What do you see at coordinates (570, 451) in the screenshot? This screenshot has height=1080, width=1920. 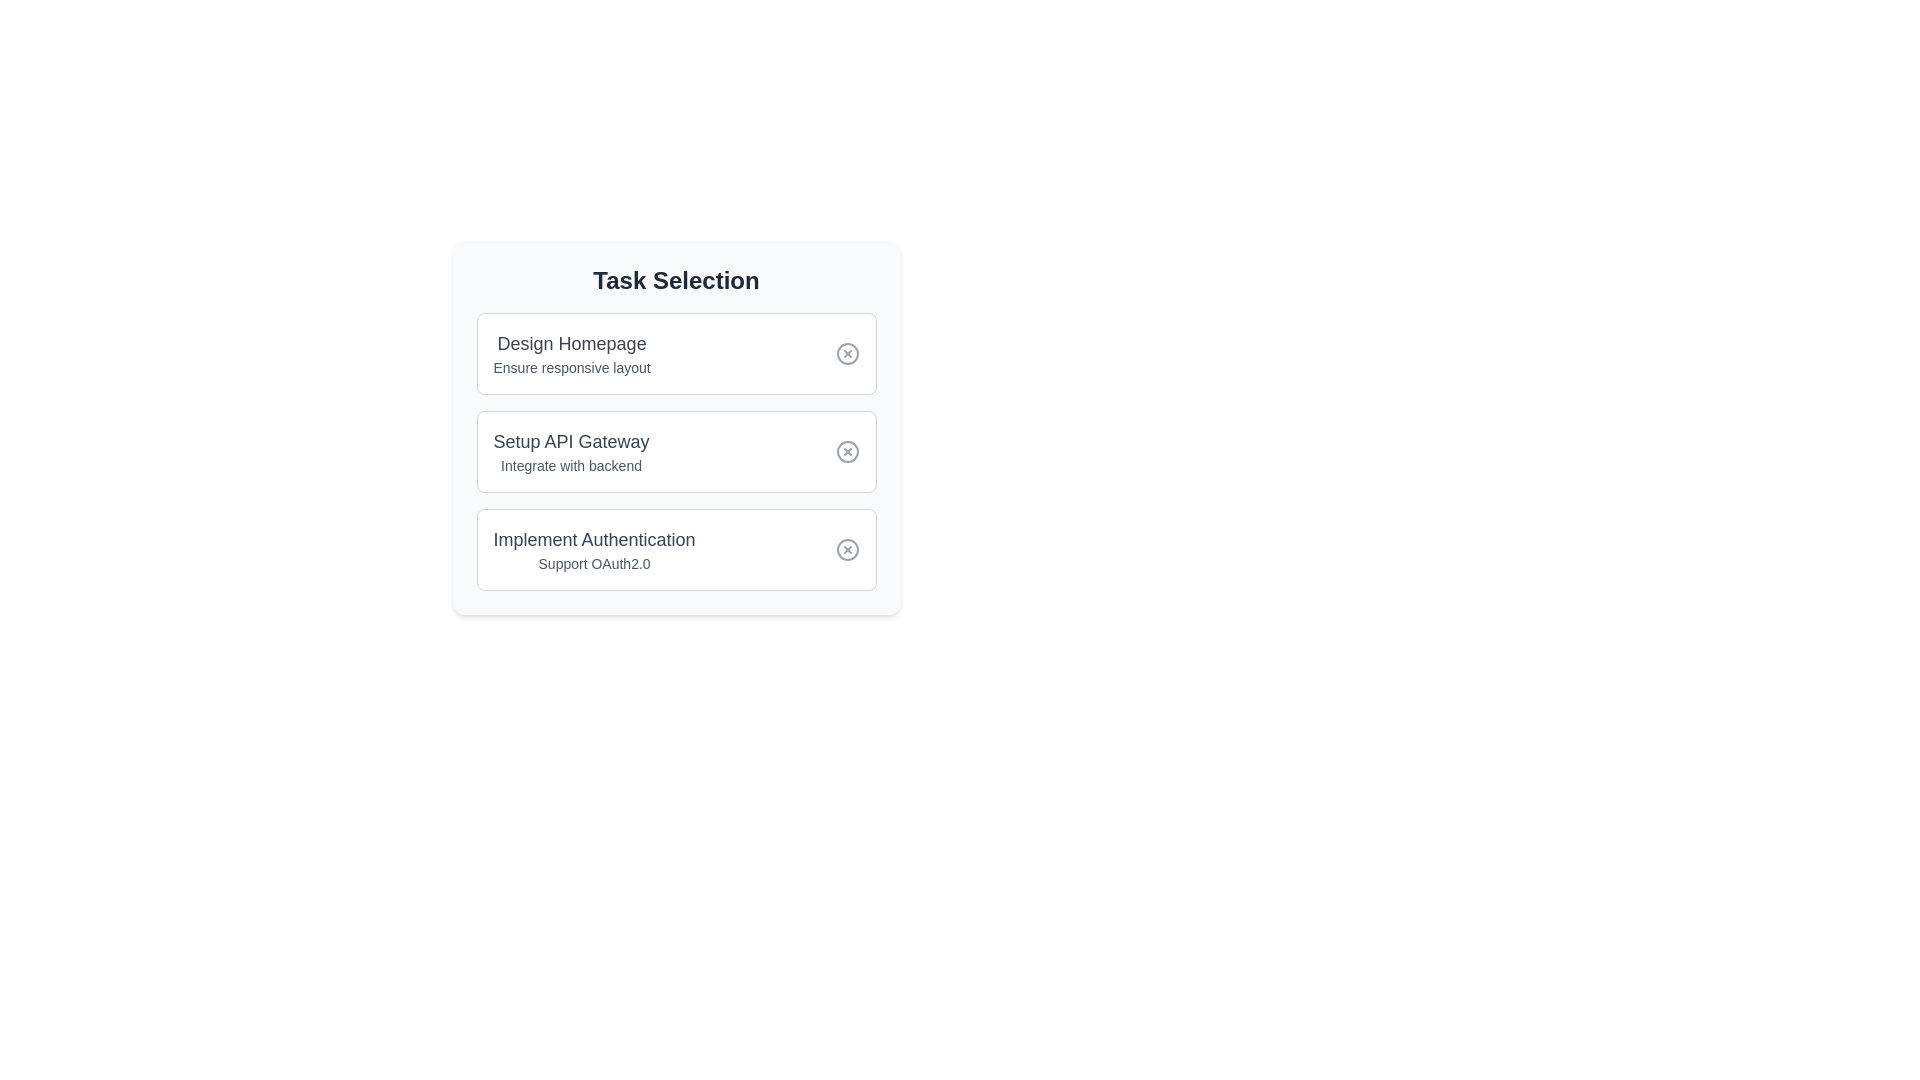 I see `the text element for the task 'Setup API Gateway' which is the second option in a list` at bounding box center [570, 451].